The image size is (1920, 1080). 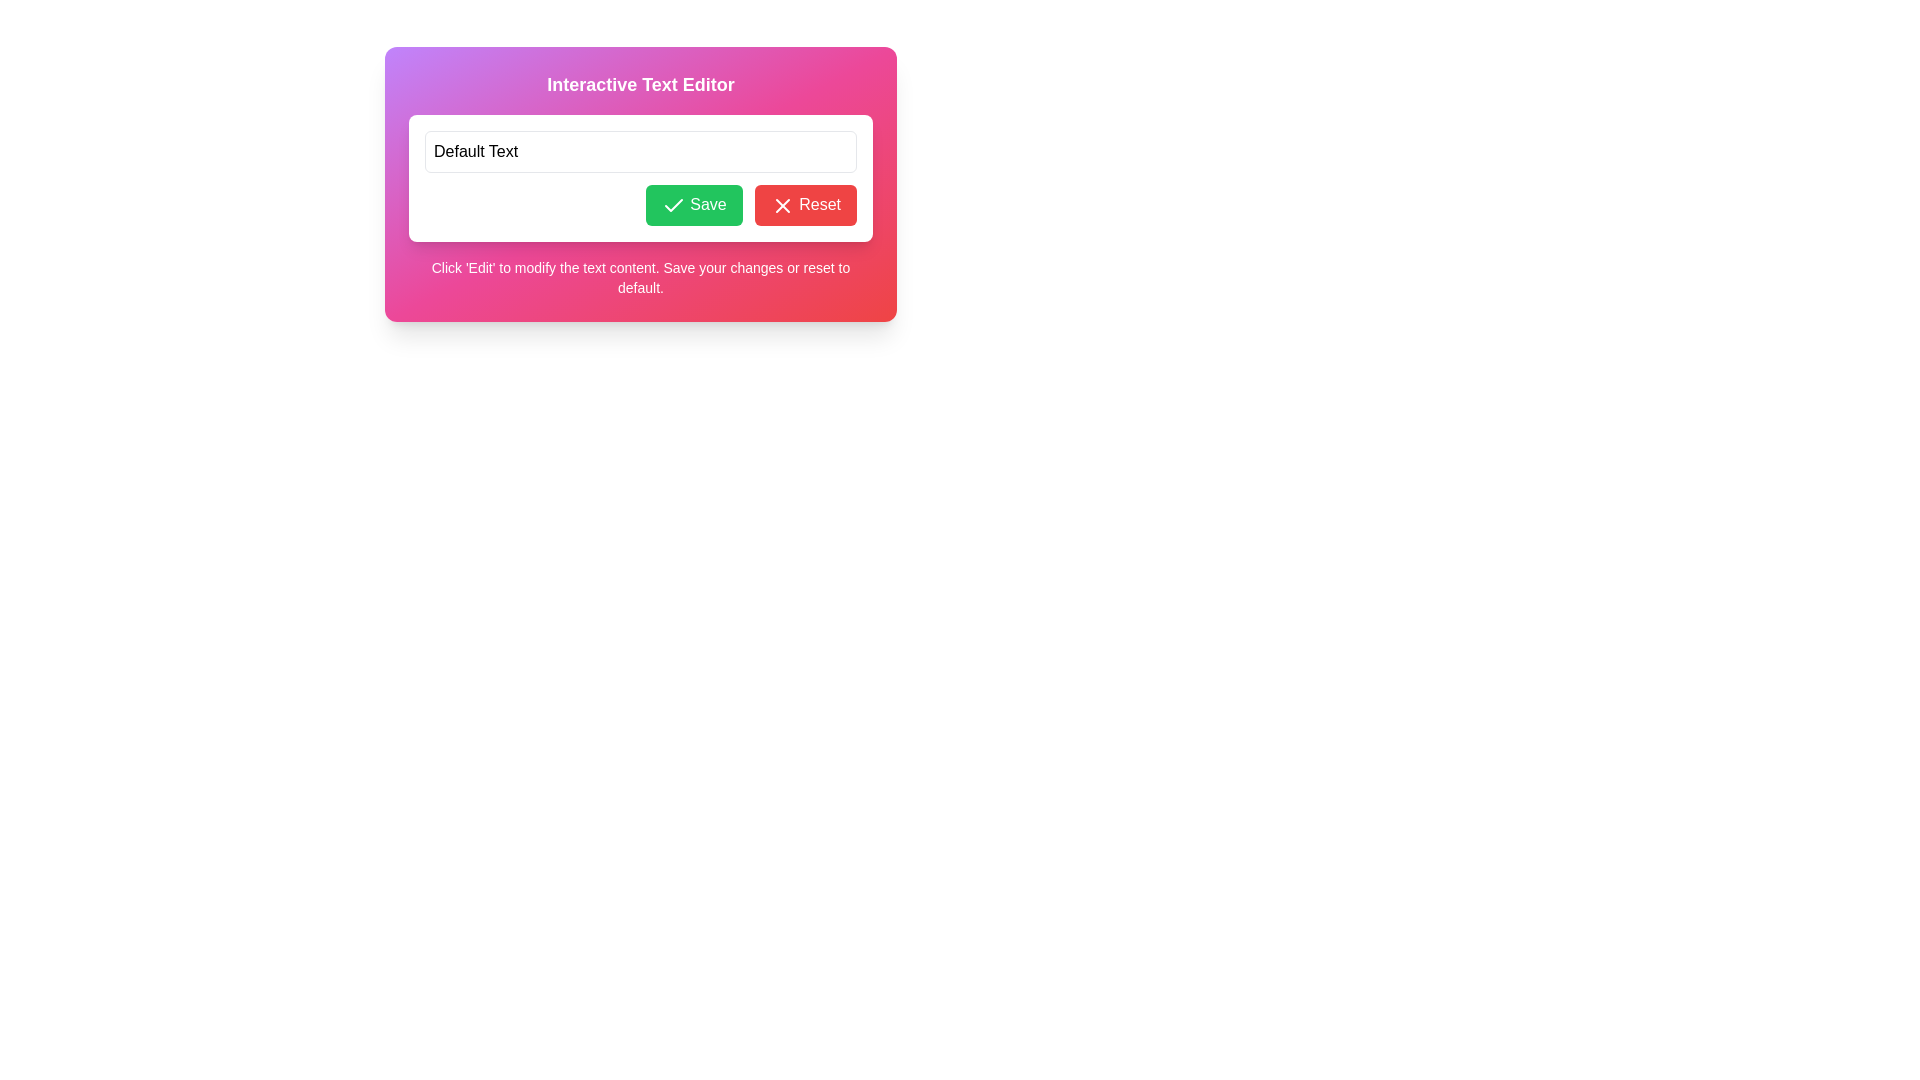 What do you see at coordinates (694, 205) in the screenshot?
I see `the 'Save' button located at the bottom-right of the text editor interface to observe its hover effects` at bounding box center [694, 205].